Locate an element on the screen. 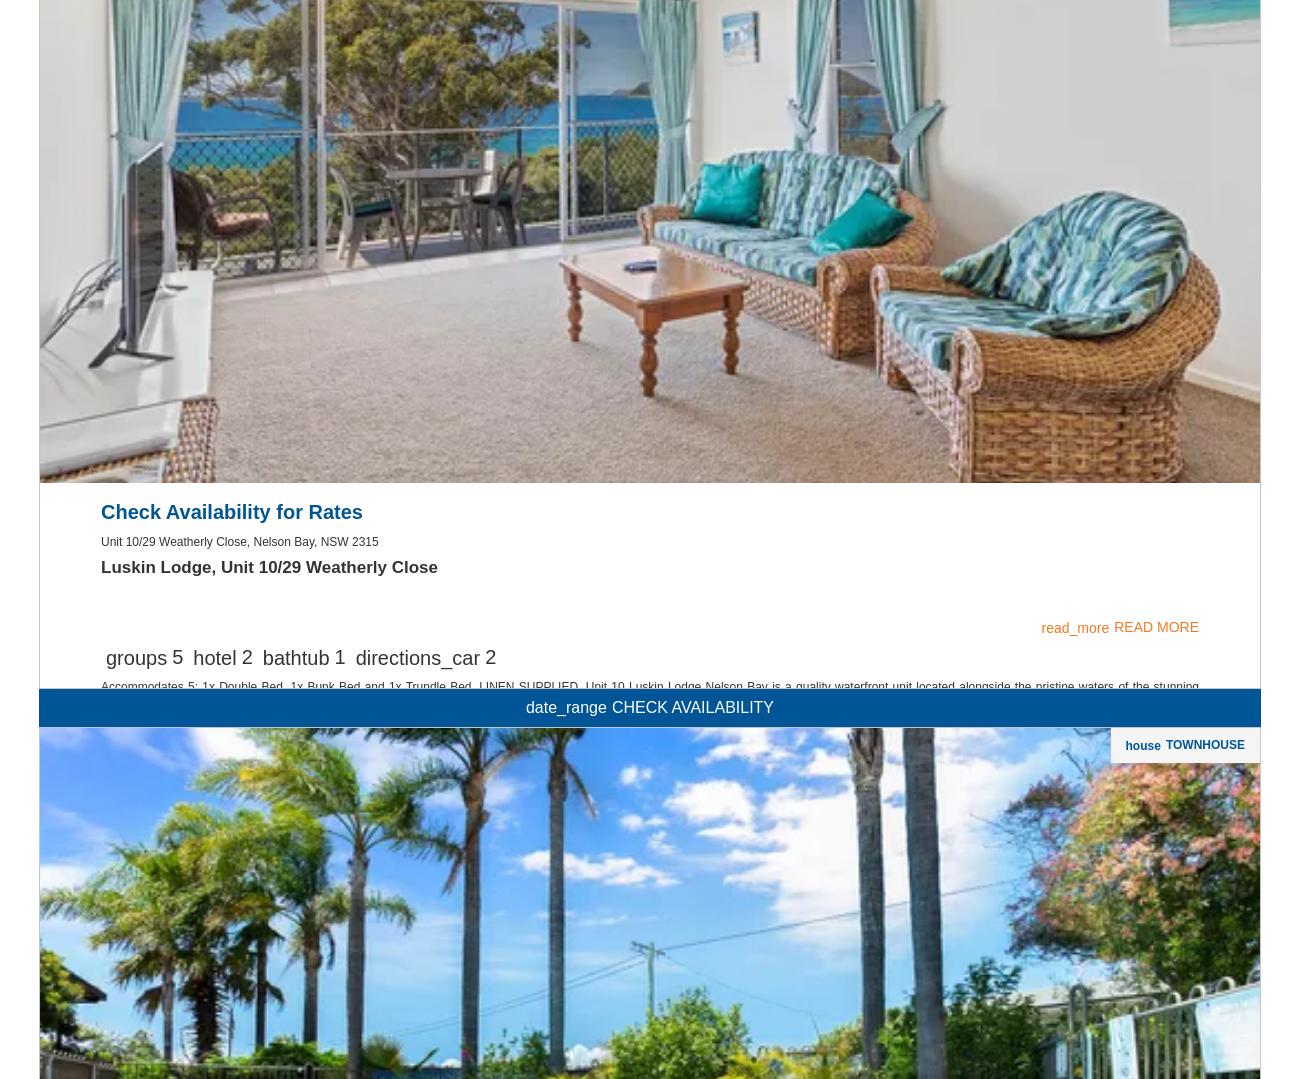 This screenshot has width=1300, height=1079. 'pets' is located at coordinates (649, 125).